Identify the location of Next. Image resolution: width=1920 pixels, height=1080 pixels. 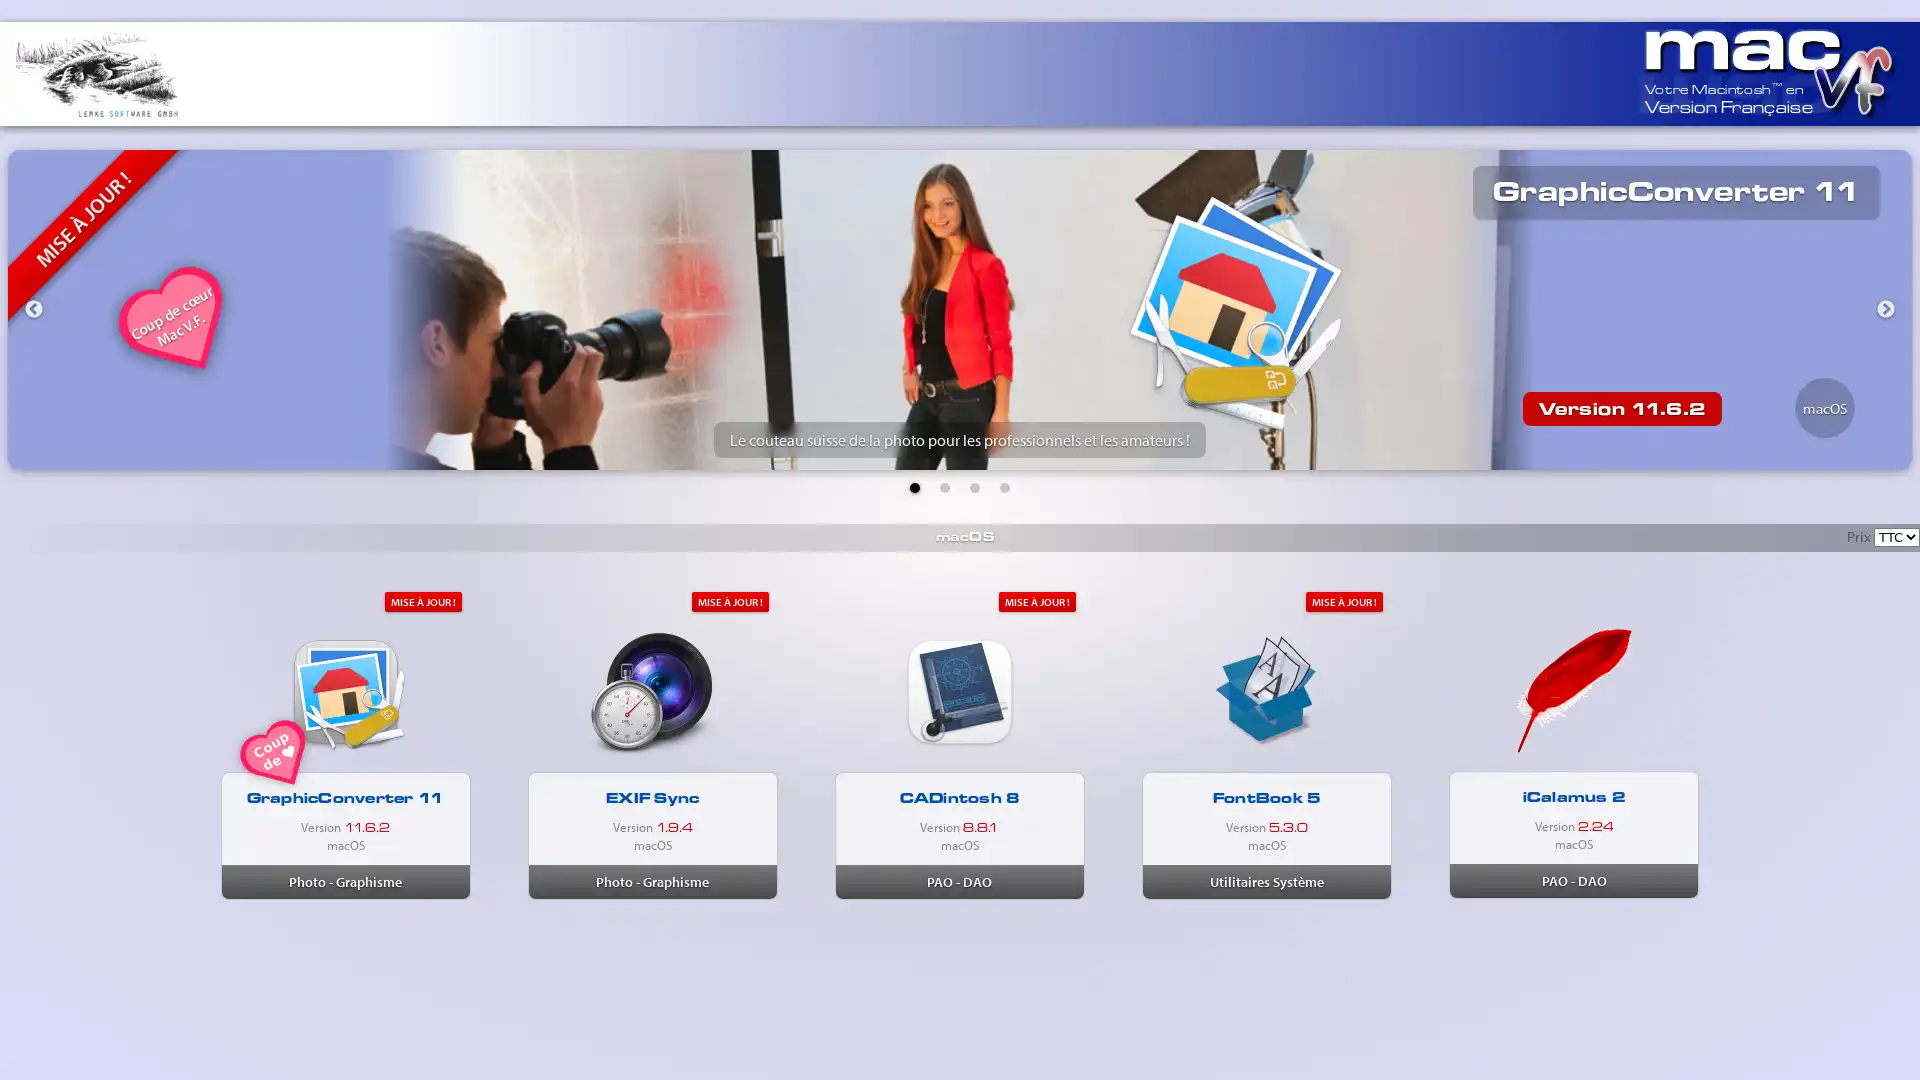
(1885, 309).